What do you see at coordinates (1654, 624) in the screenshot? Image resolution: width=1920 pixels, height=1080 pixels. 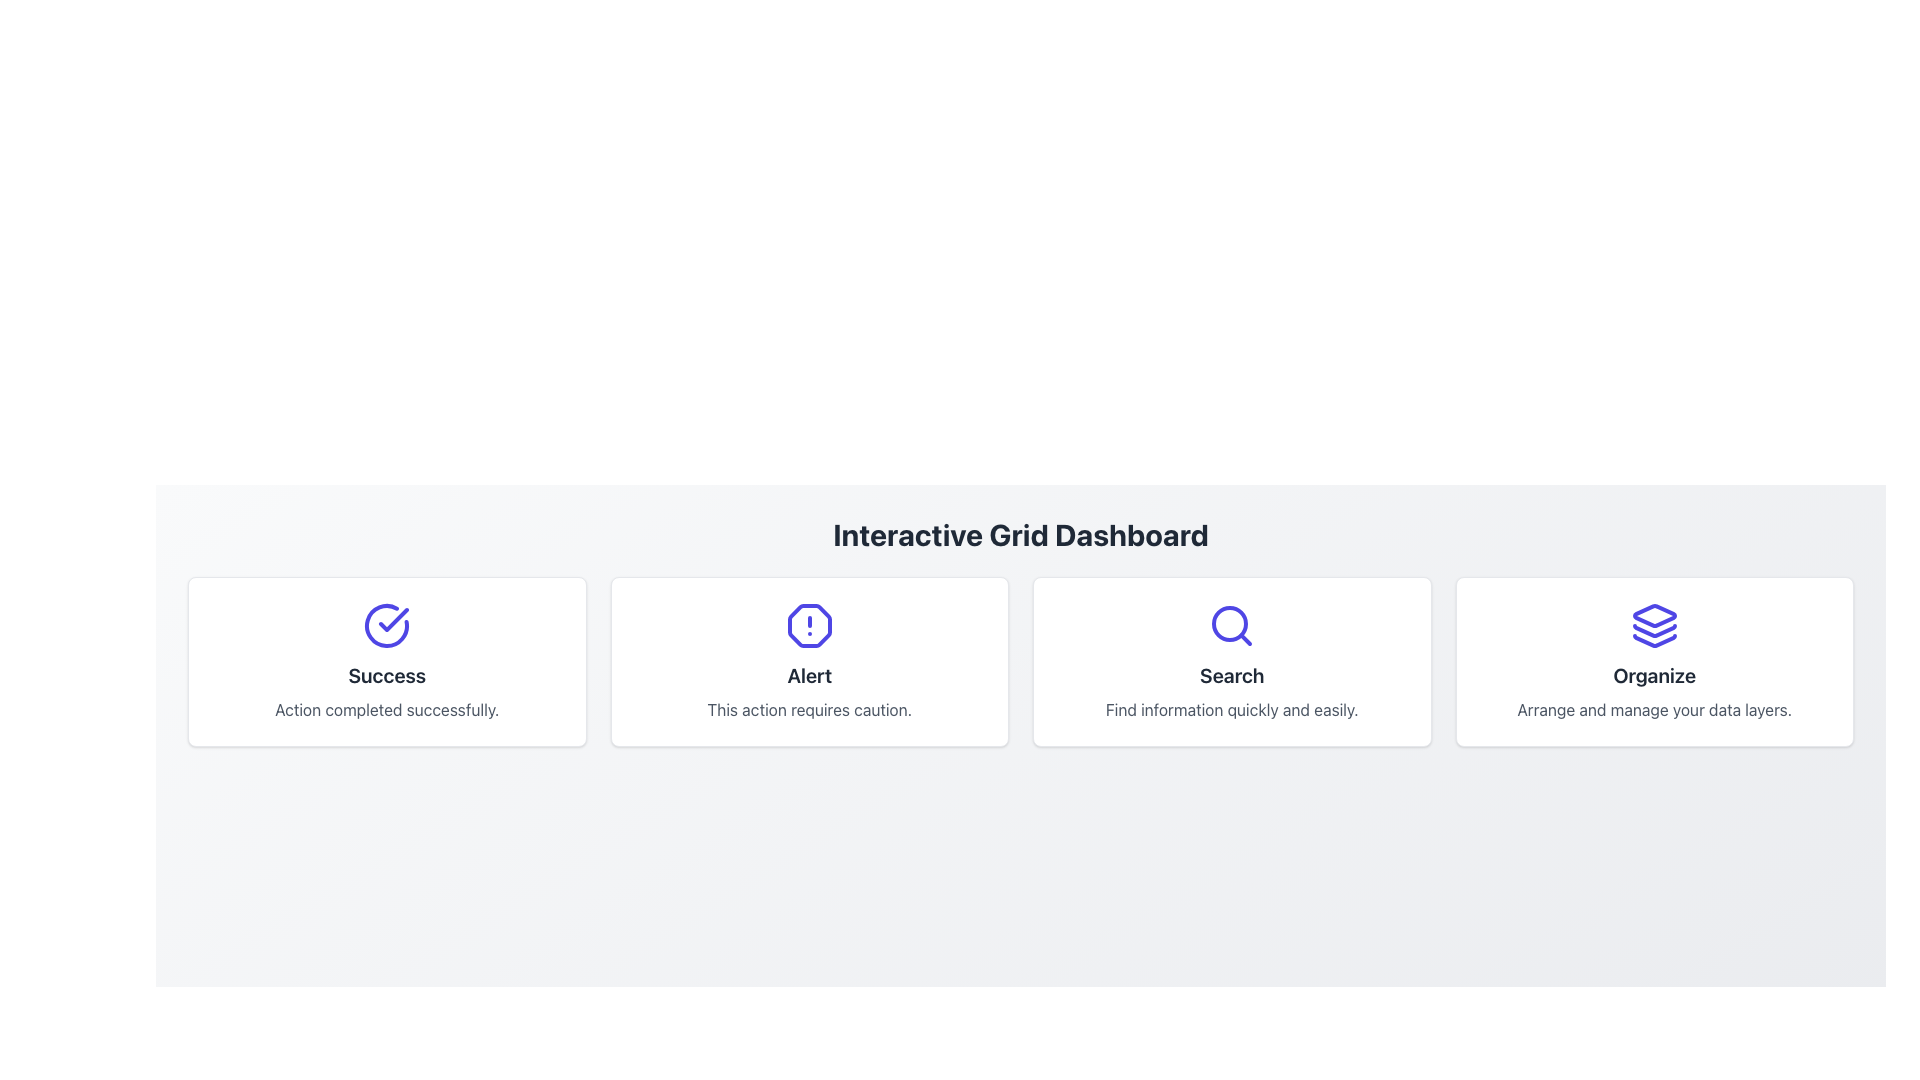 I see `the stylized icon resembling a stack of layers located at the top center of the 'Organize' card` at bounding box center [1654, 624].